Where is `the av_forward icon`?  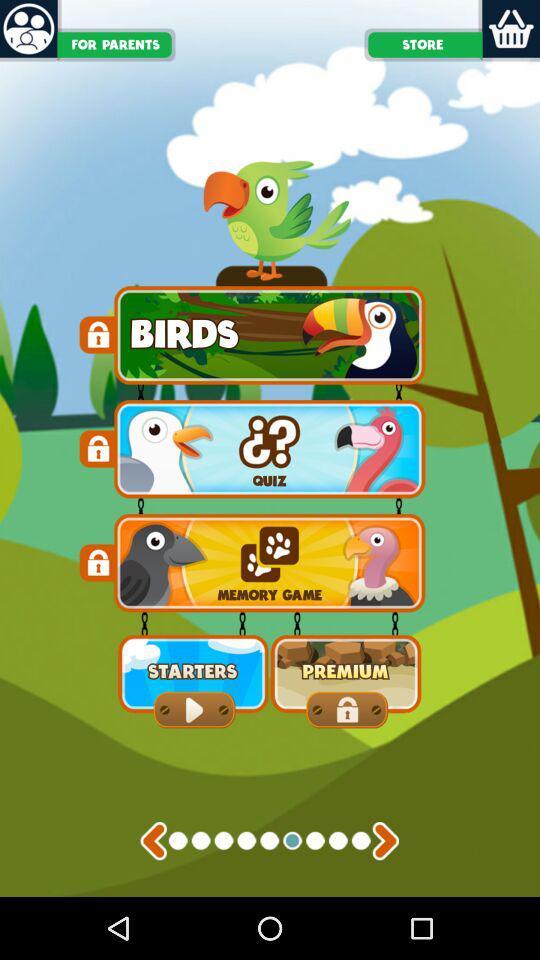 the av_forward icon is located at coordinates (385, 899).